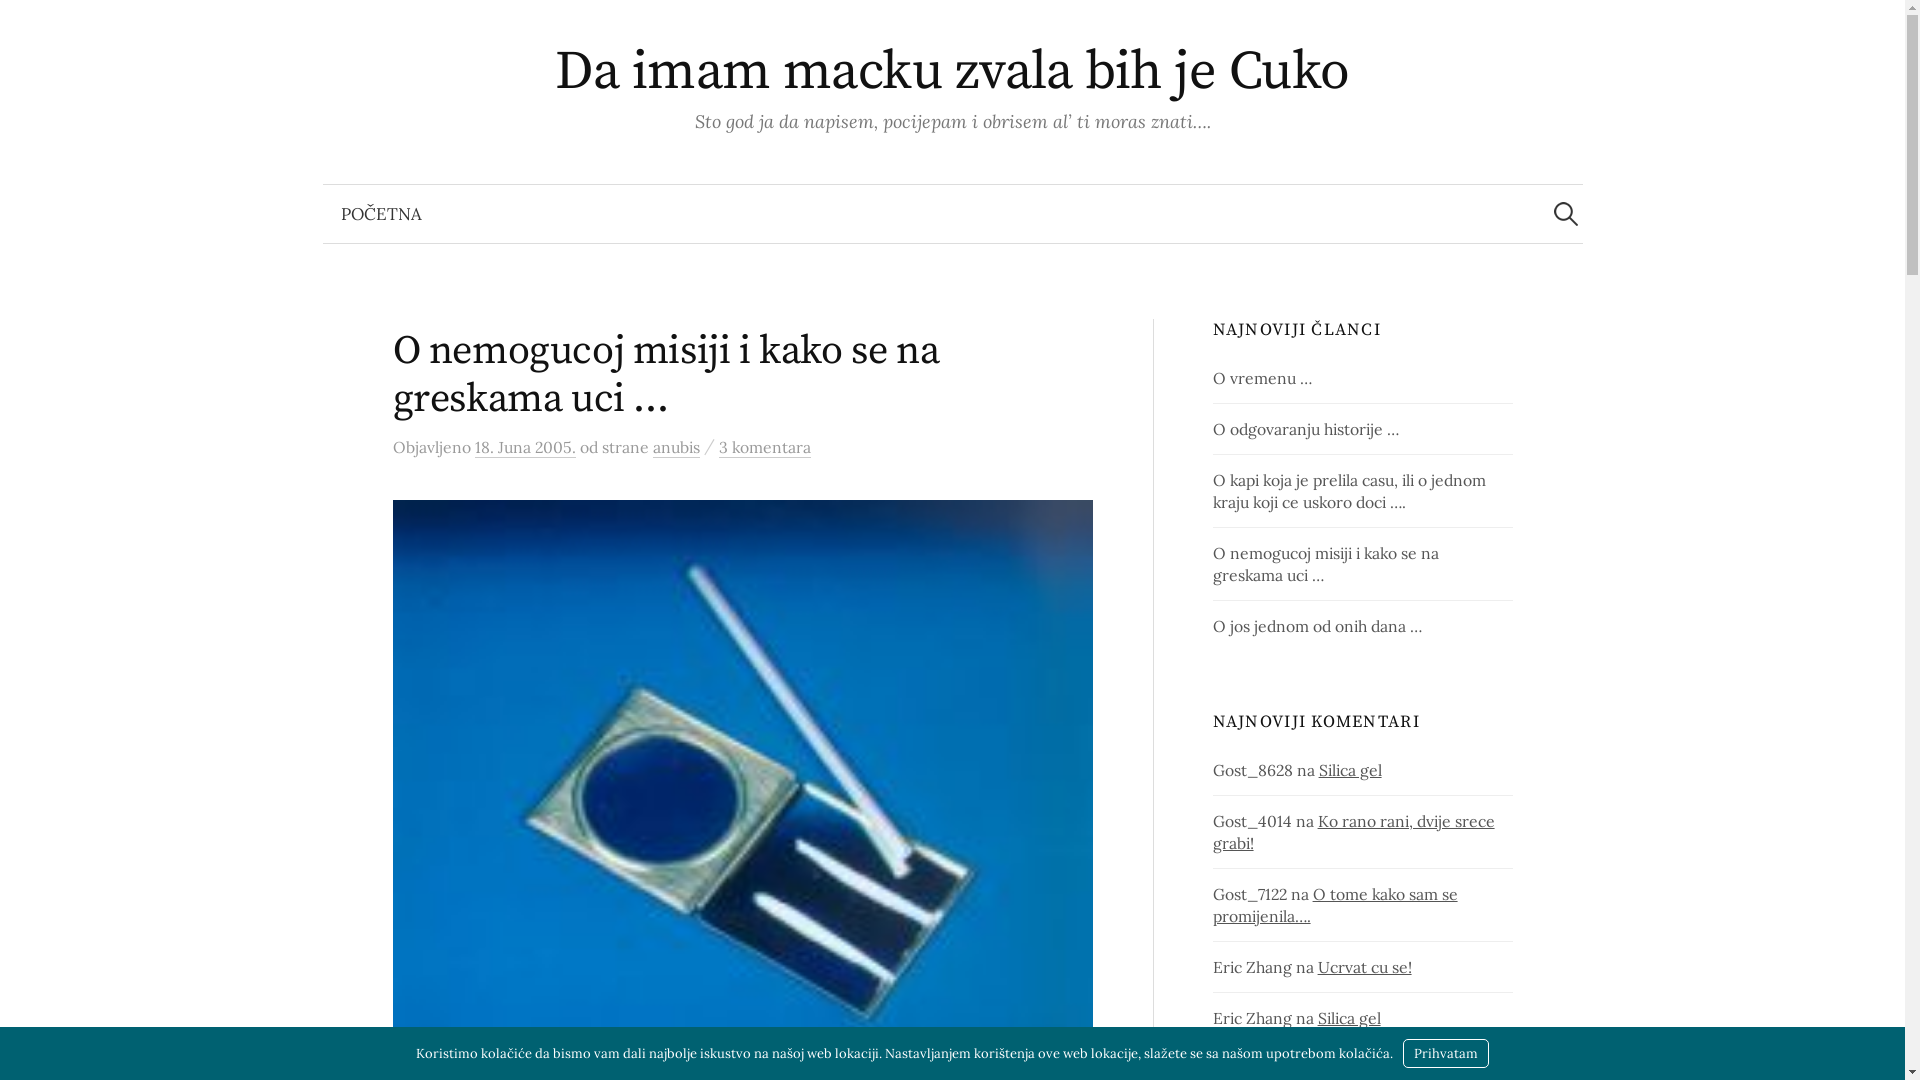  I want to click on 'anubis', so click(675, 446).